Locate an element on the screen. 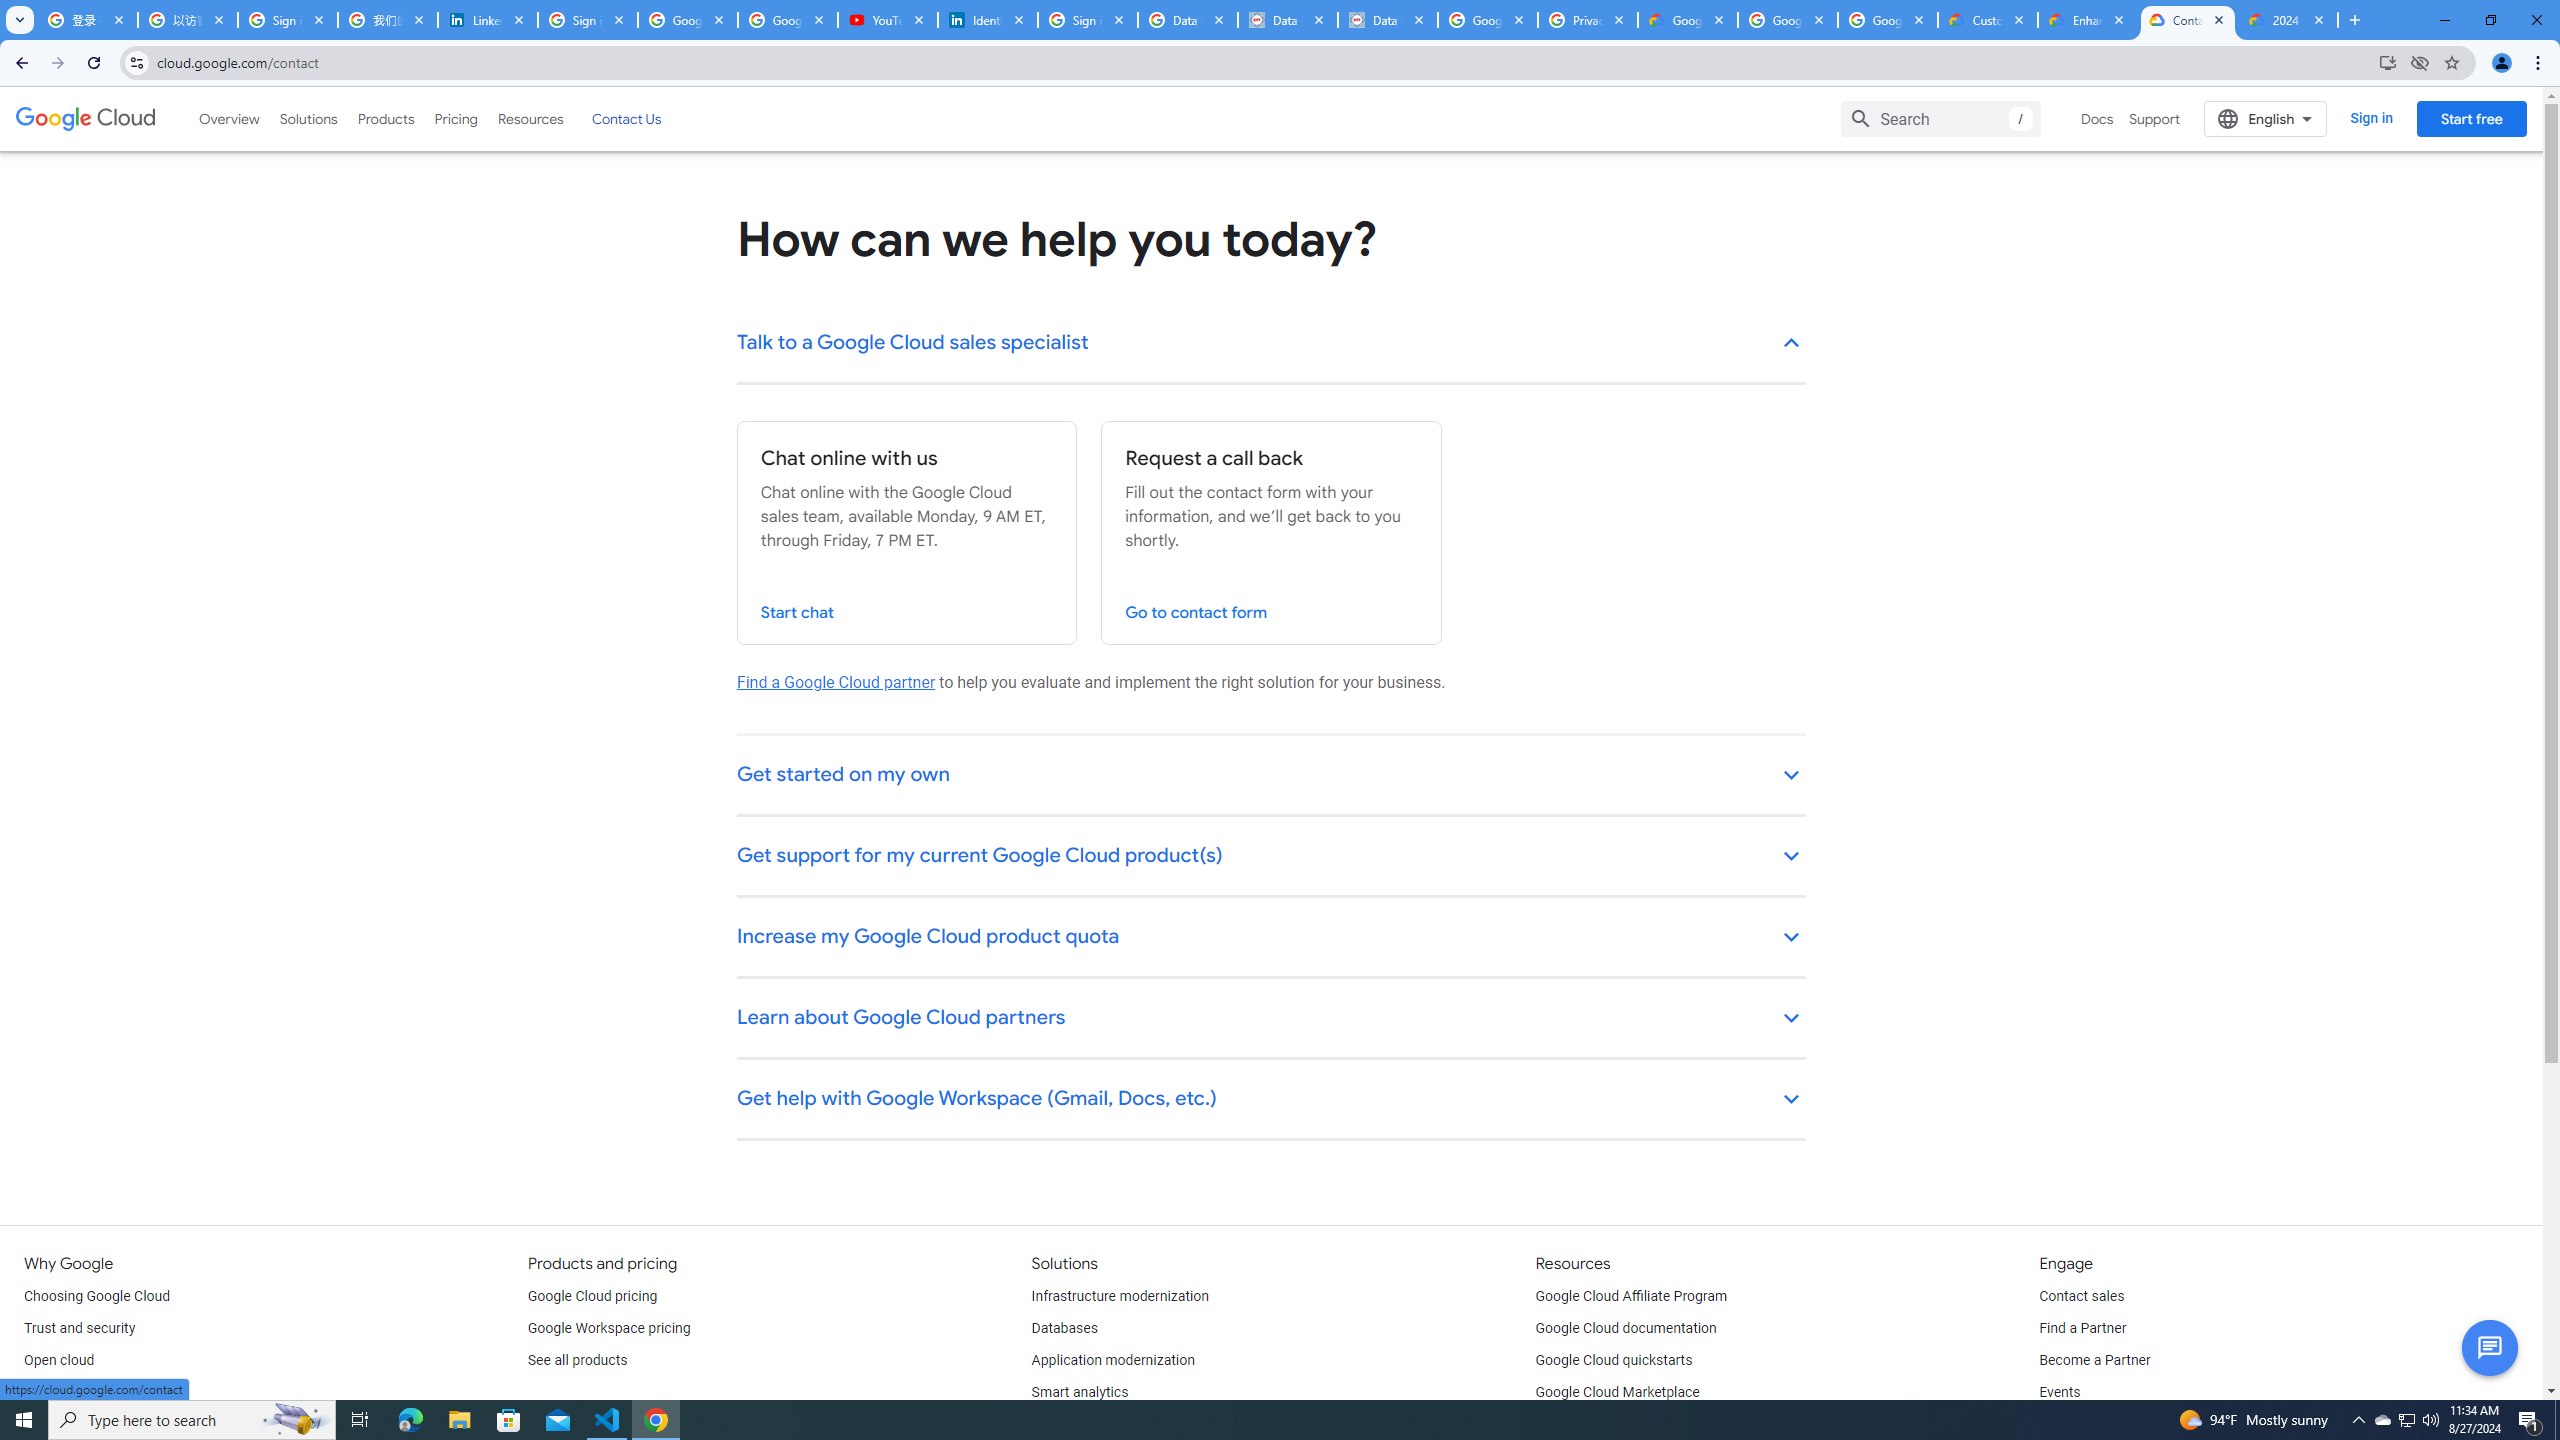  'New Tab' is located at coordinates (2352, 19).